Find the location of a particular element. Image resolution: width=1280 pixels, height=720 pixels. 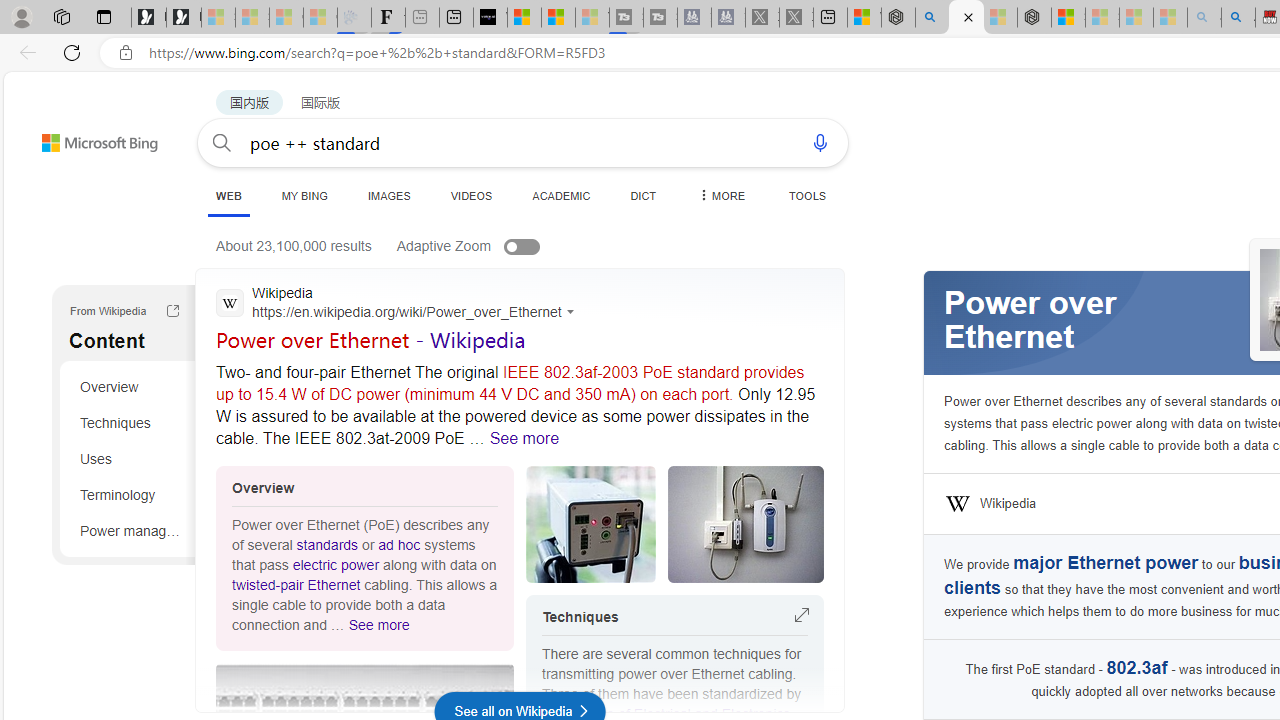

'Search using voice' is located at coordinates (820, 141).